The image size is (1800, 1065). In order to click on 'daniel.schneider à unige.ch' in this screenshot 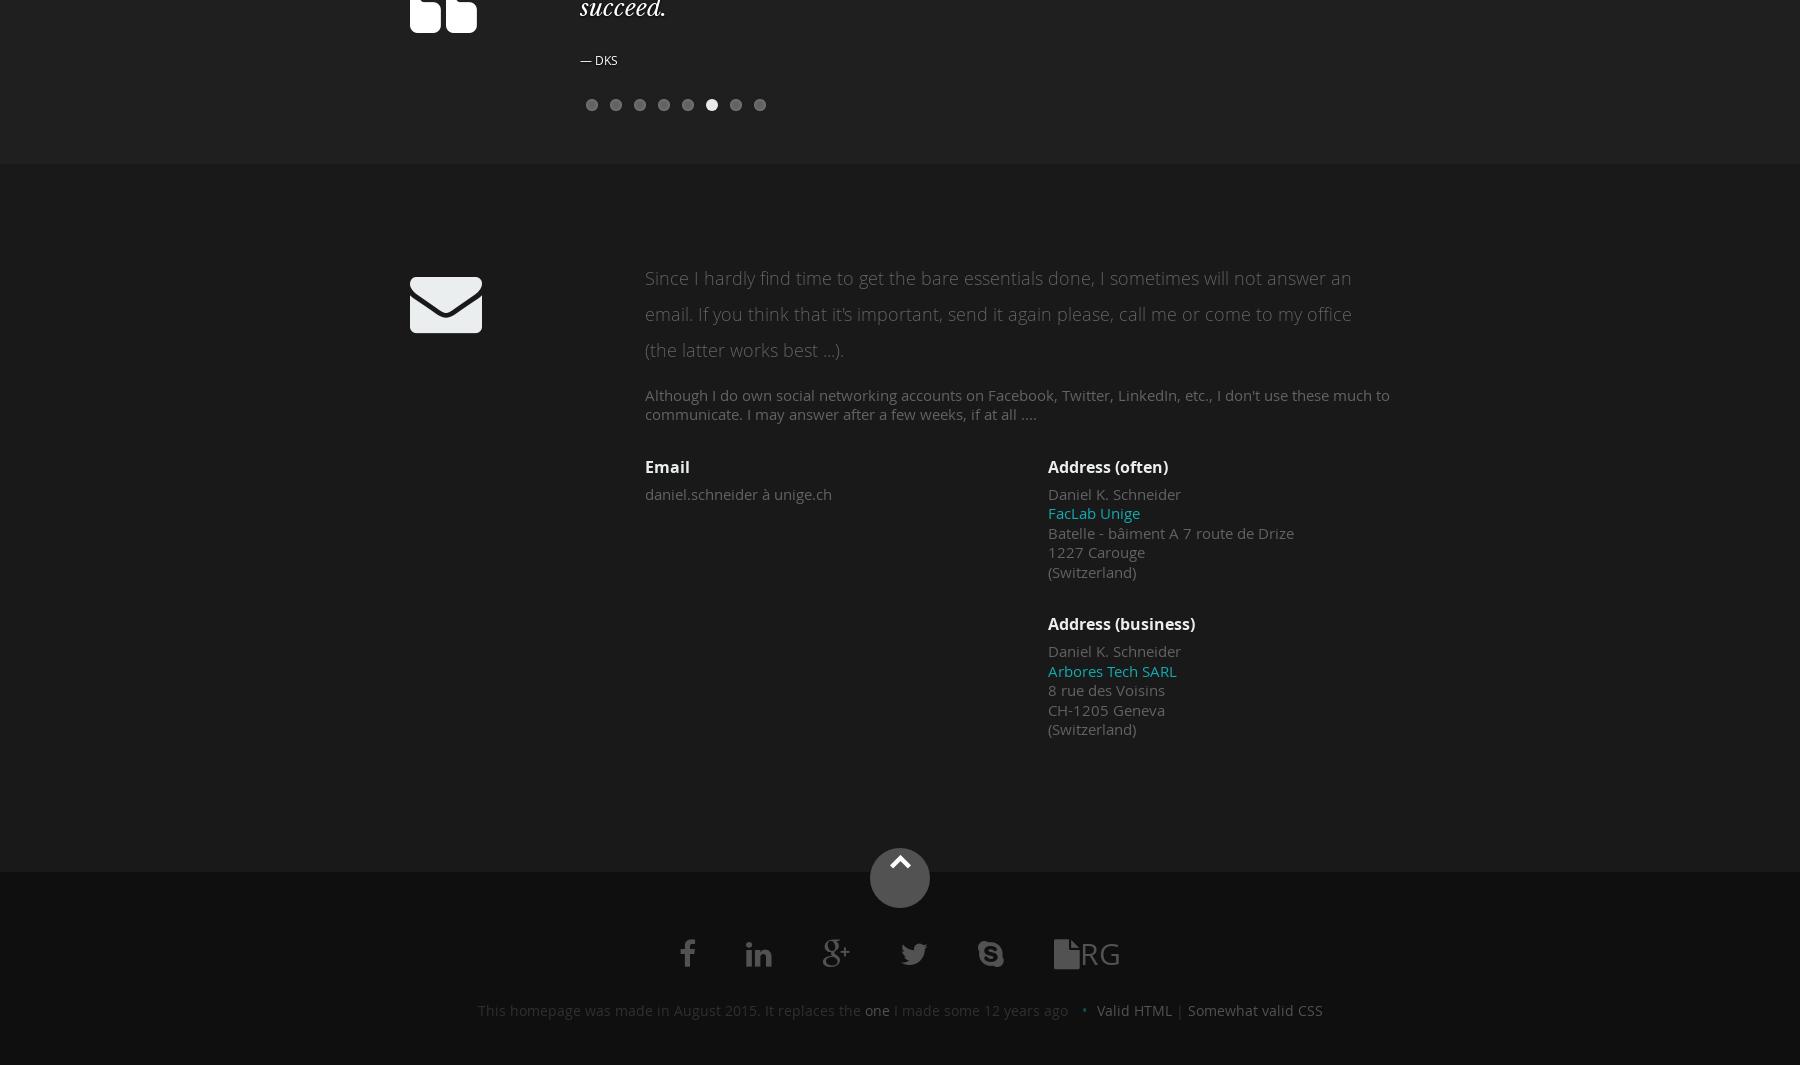, I will do `click(737, 491)`.